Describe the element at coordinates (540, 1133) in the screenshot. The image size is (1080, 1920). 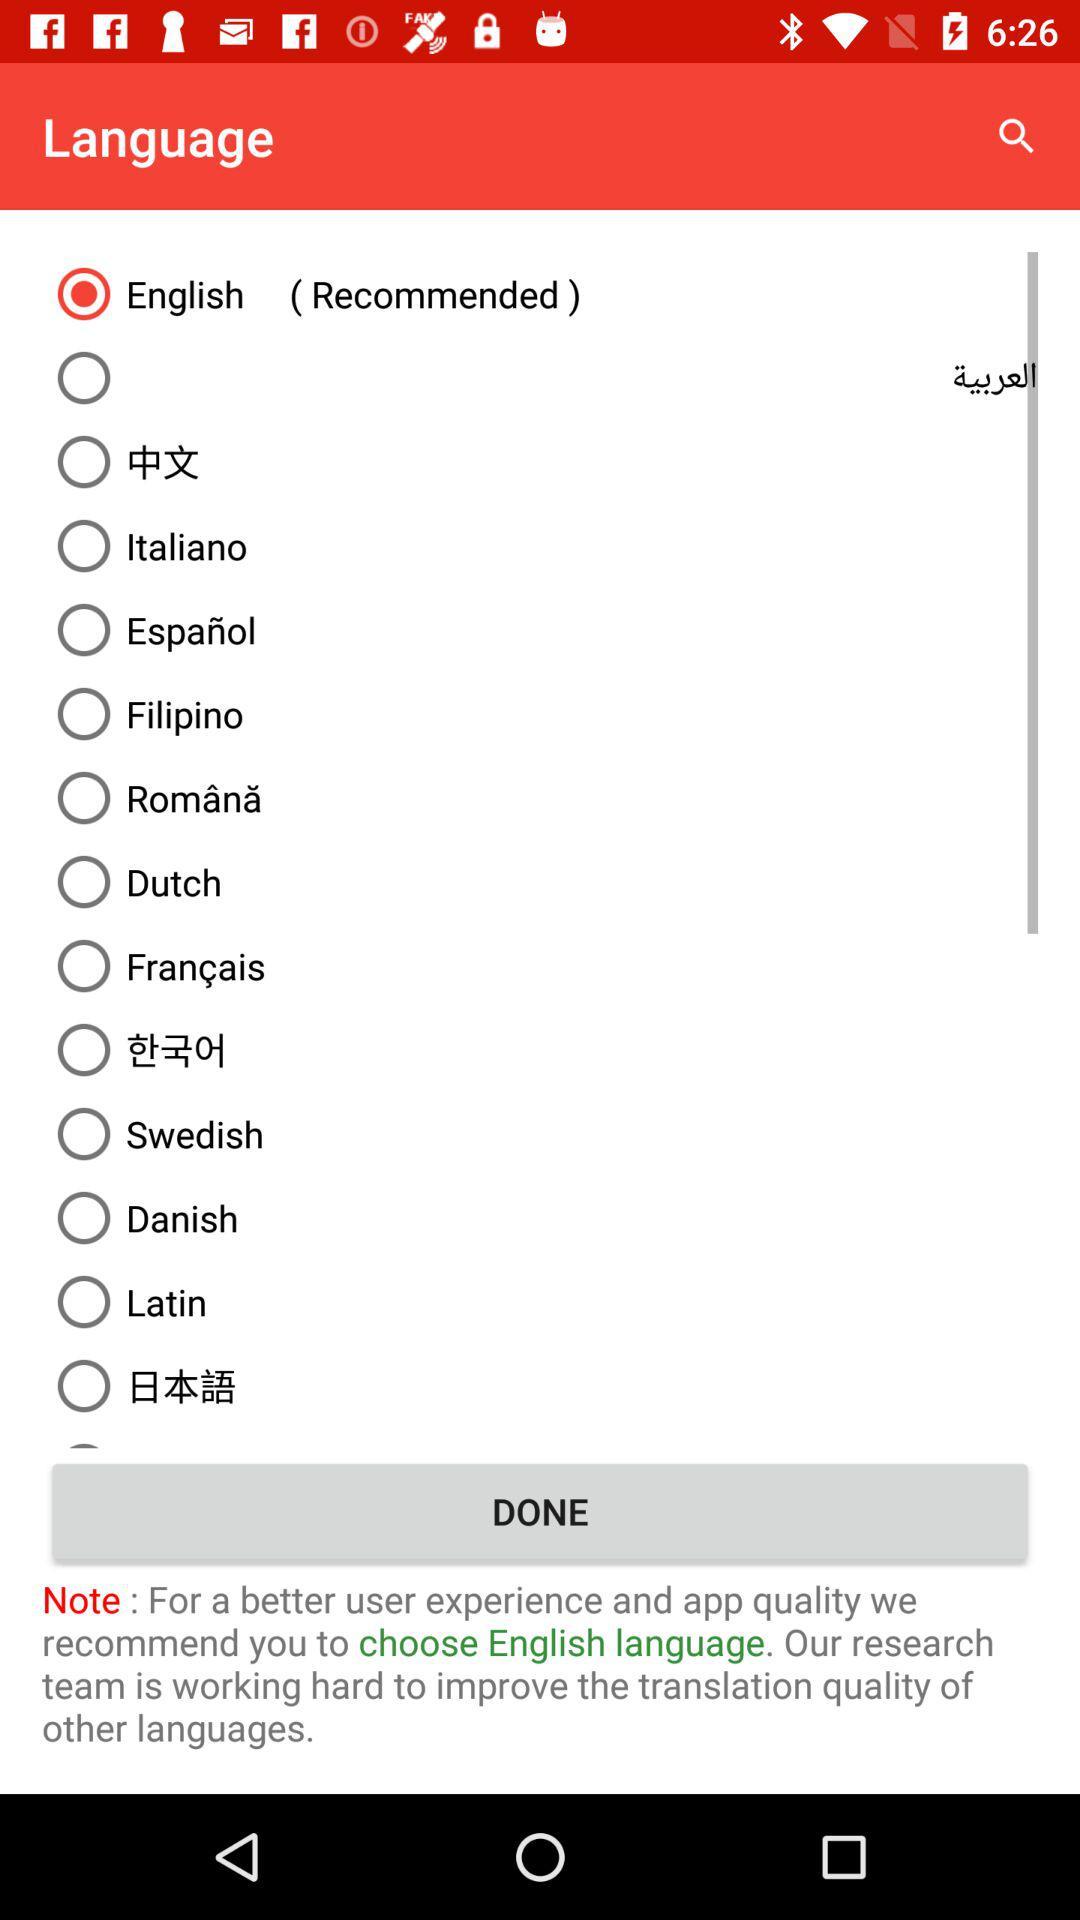
I see `the swedish item` at that location.